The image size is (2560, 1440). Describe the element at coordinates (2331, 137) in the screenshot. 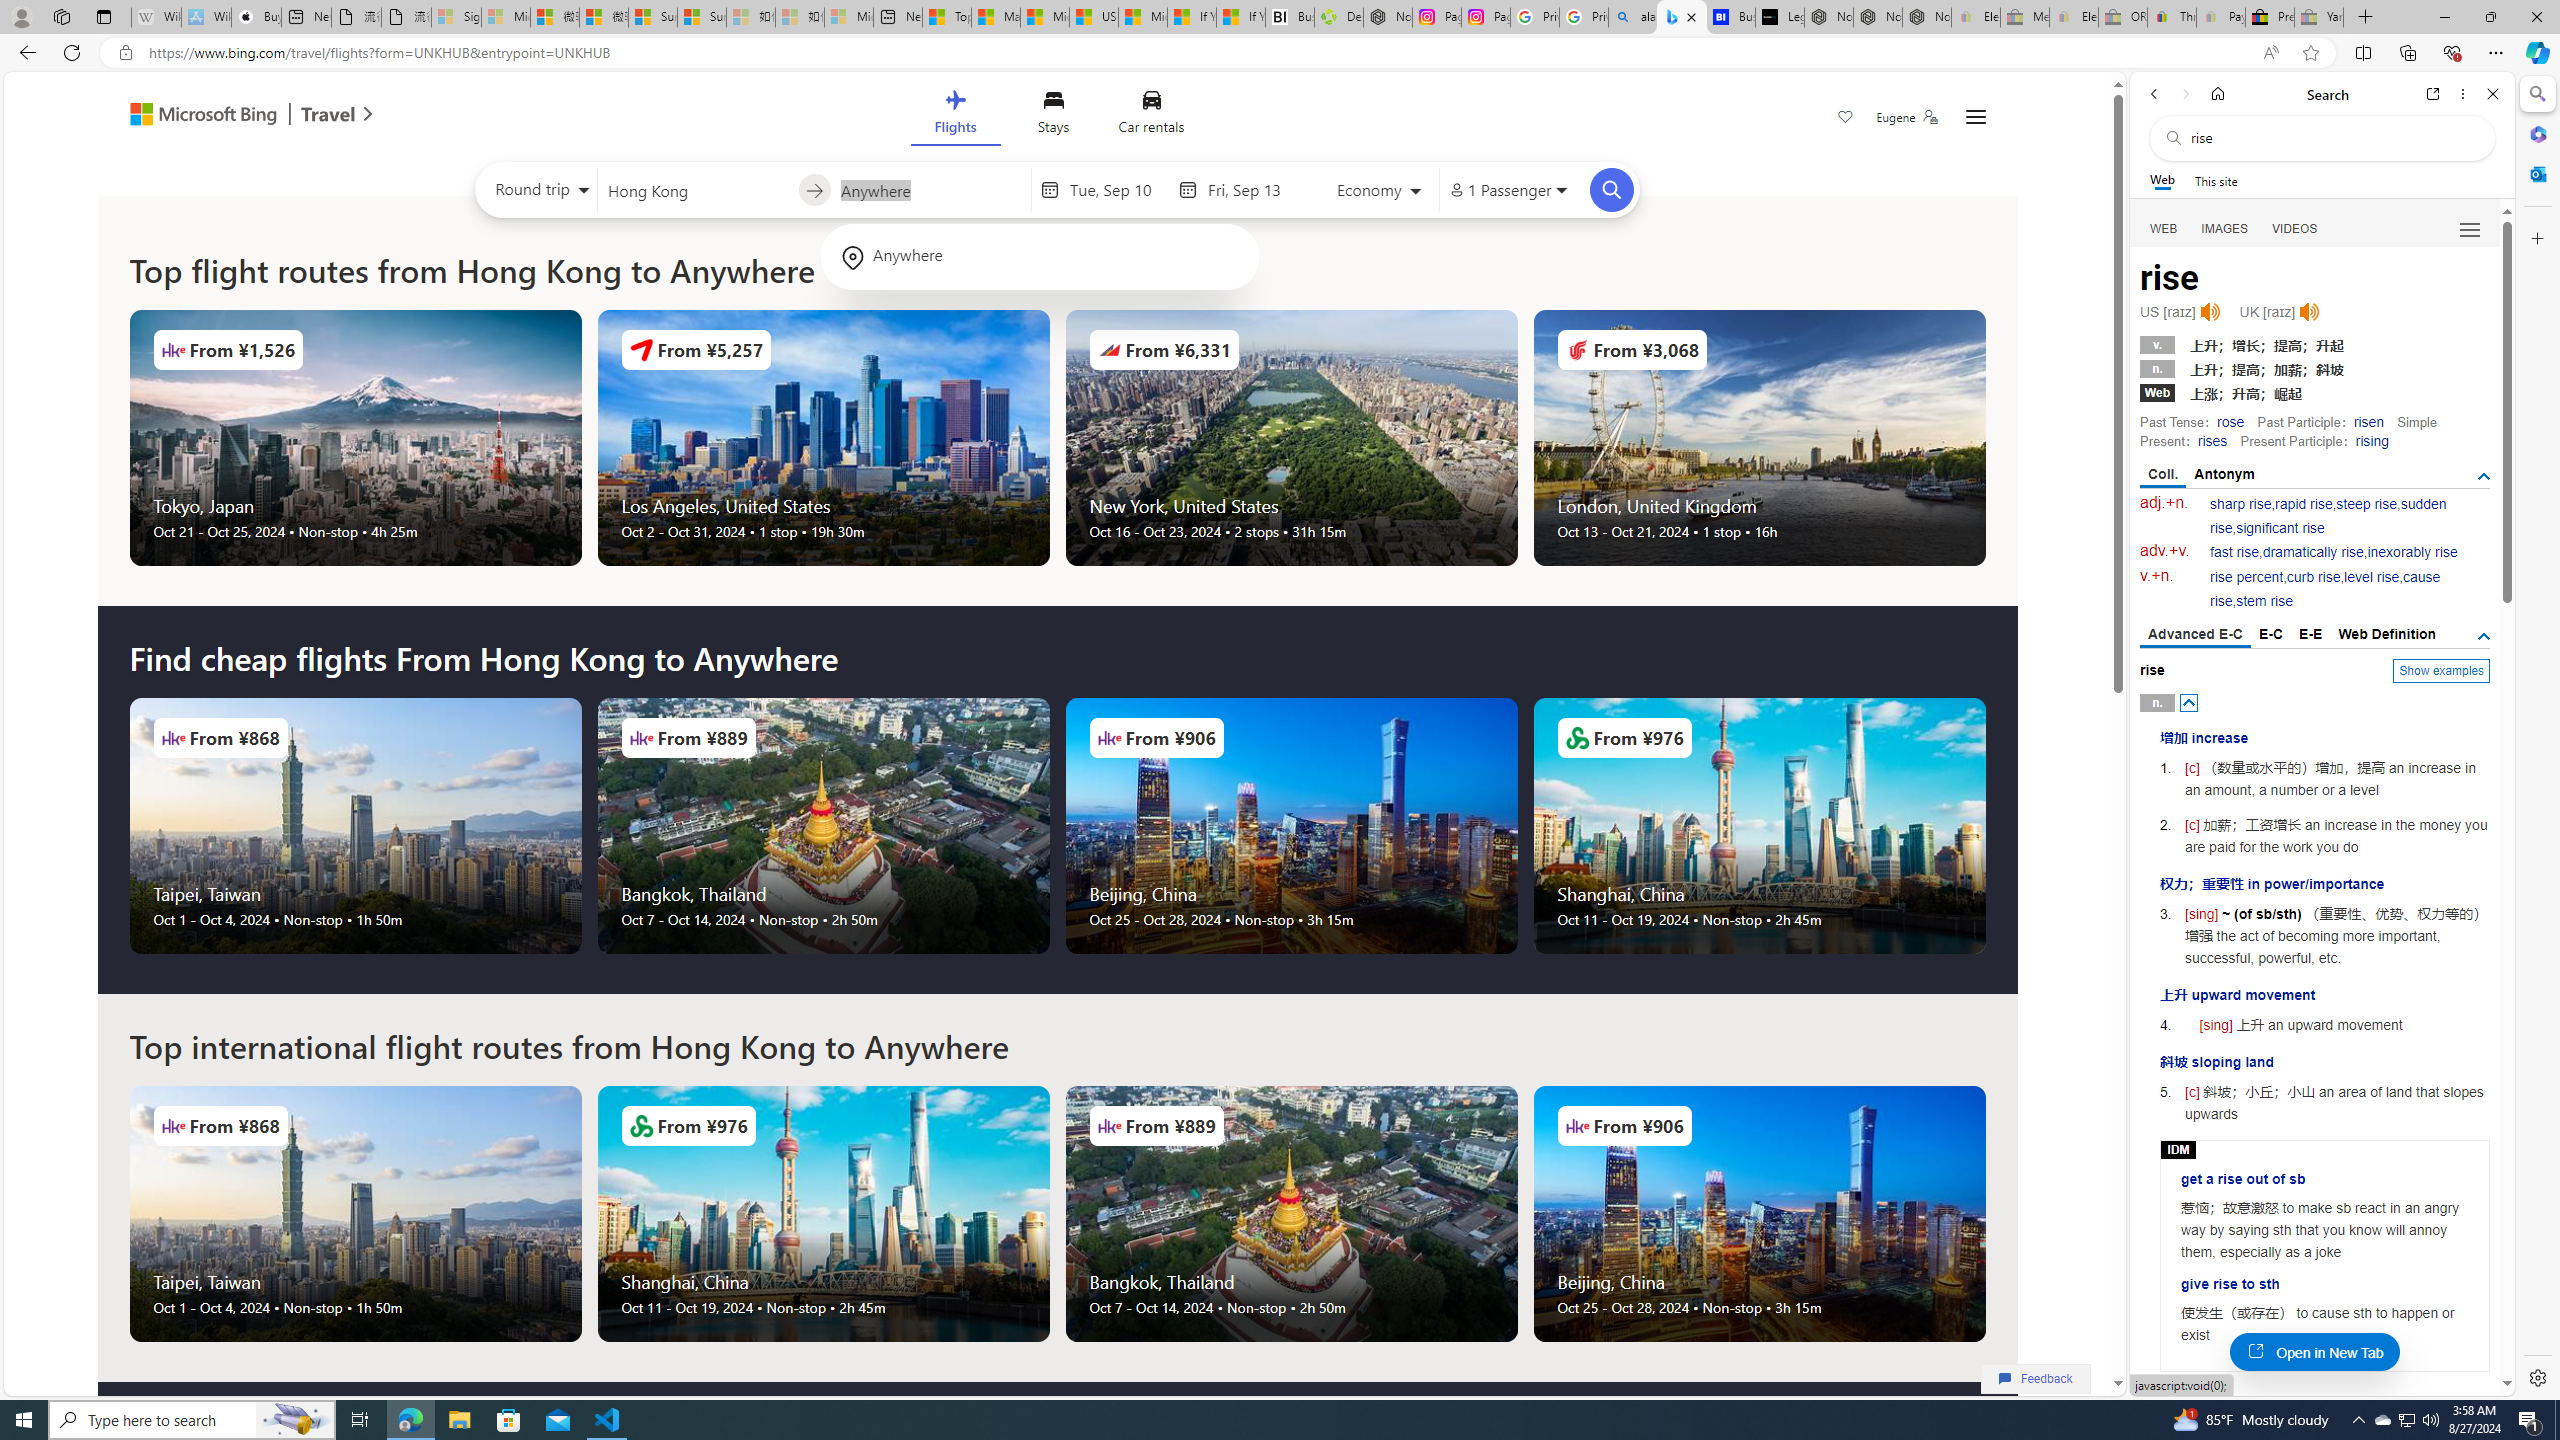

I see `'Search the web'` at that location.